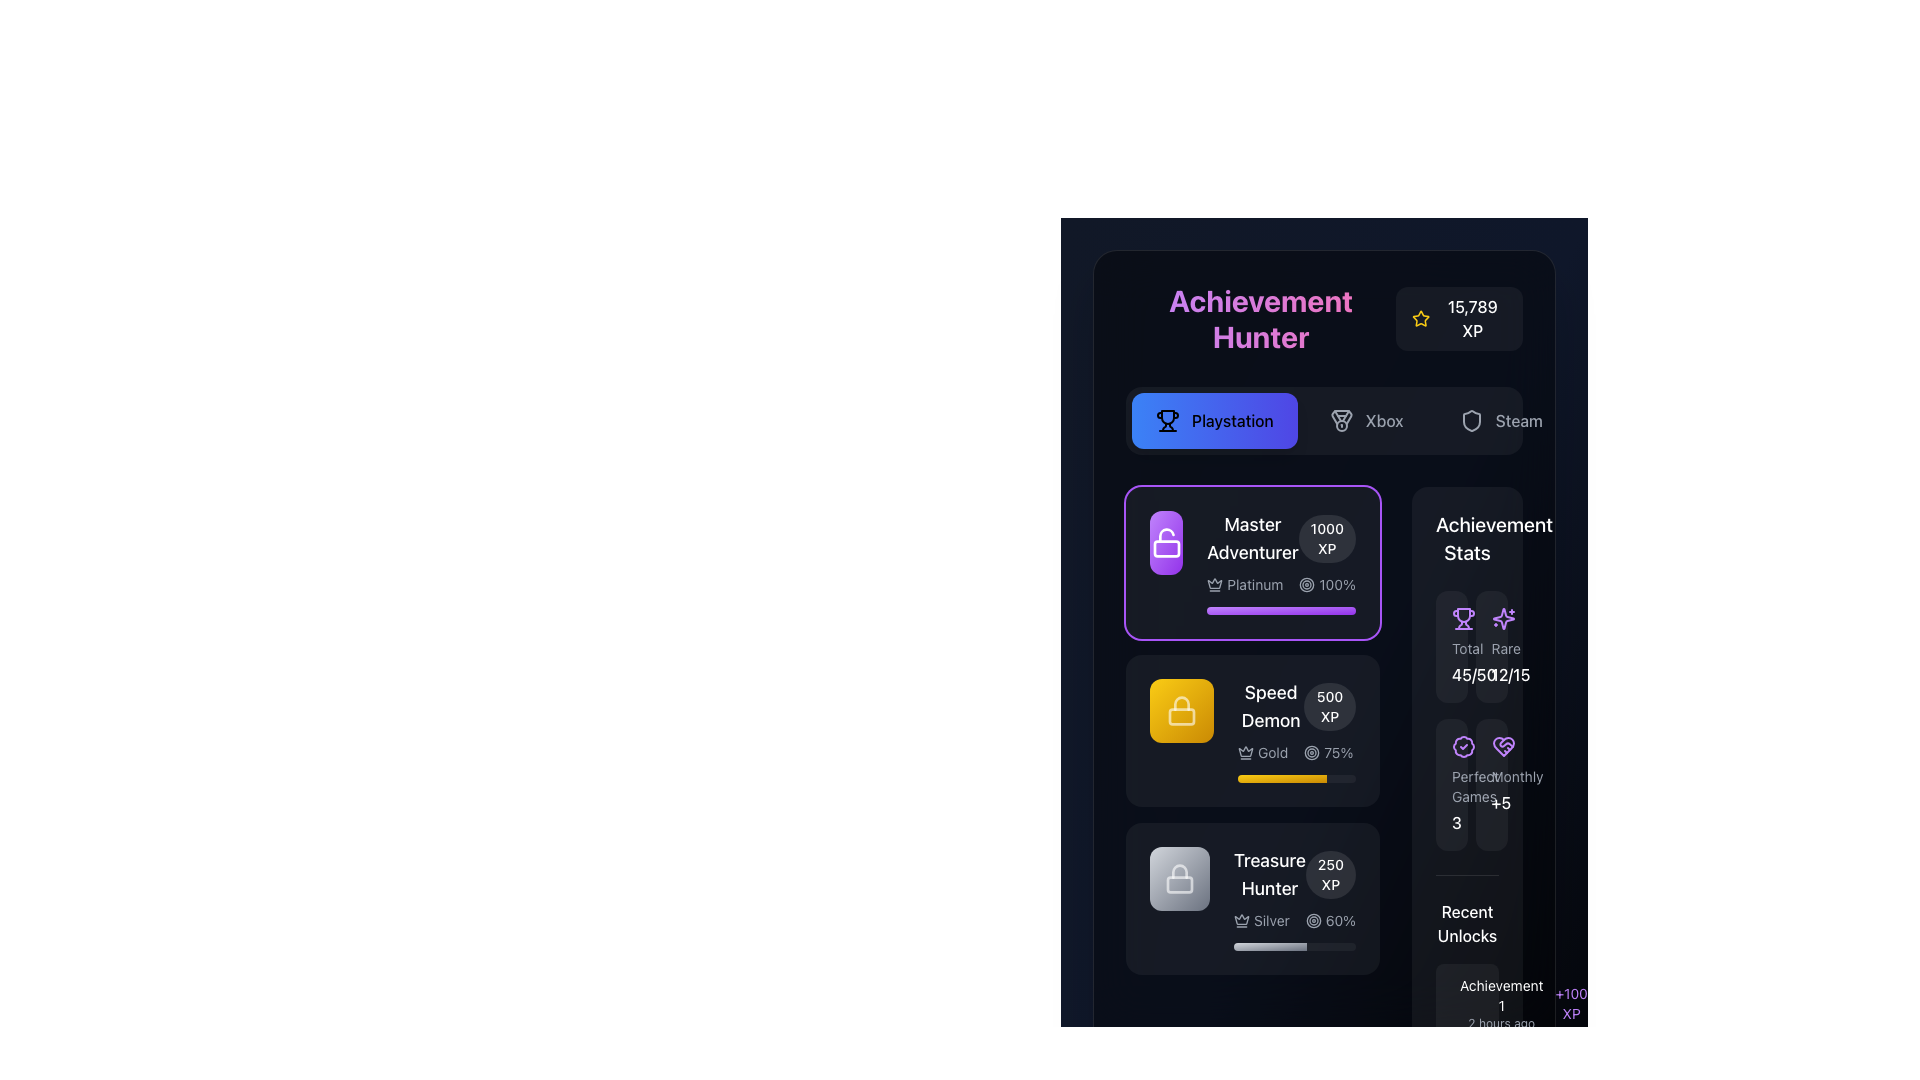 This screenshot has height=1080, width=1920. Describe the element at coordinates (1467, 924) in the screenshot. I see `the 'Recent Unlocks' text label, which is styled with a white medium-weight font and positioned above a list of recent achievements` at that location.